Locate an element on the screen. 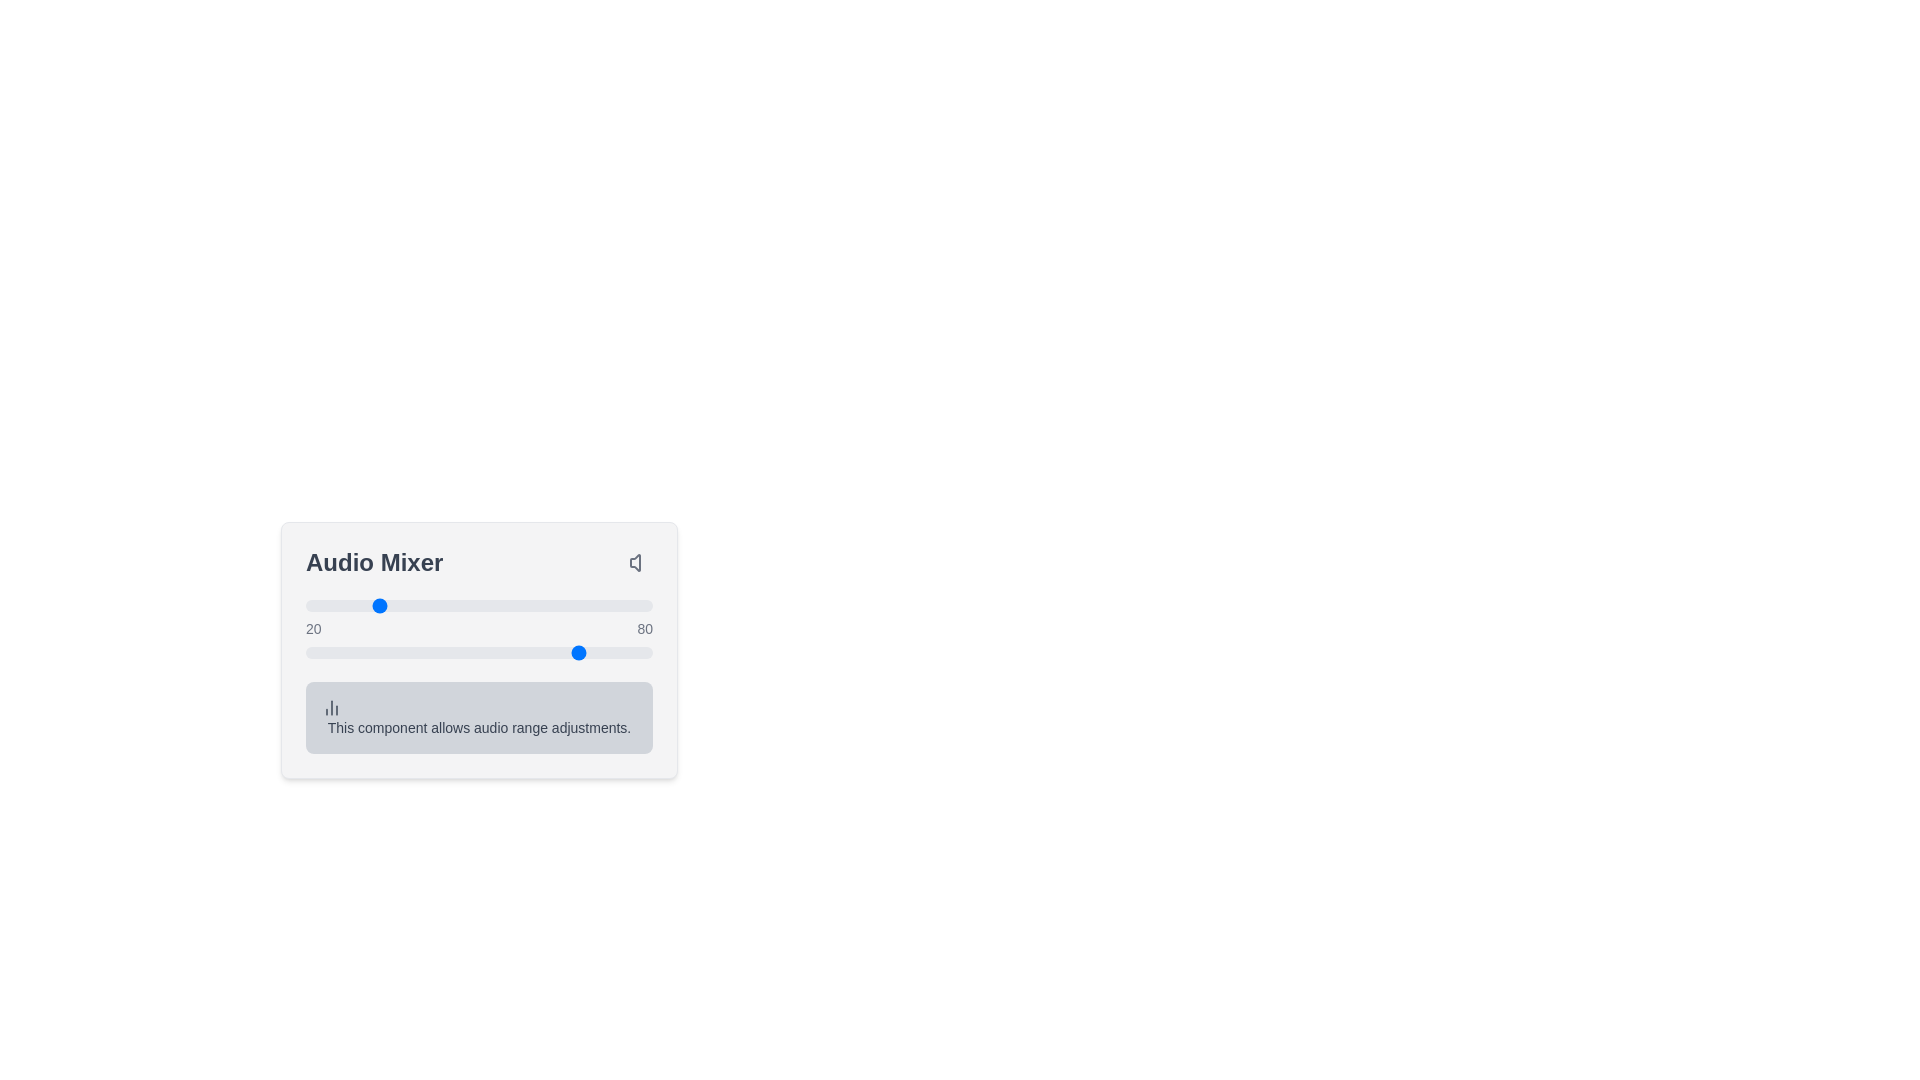  the label displaying the range values for the slider in the 'Audio Mixer' component, located directly below the slider bar and between the text nodes '20' and '80' is located at coordinates (478, 627).